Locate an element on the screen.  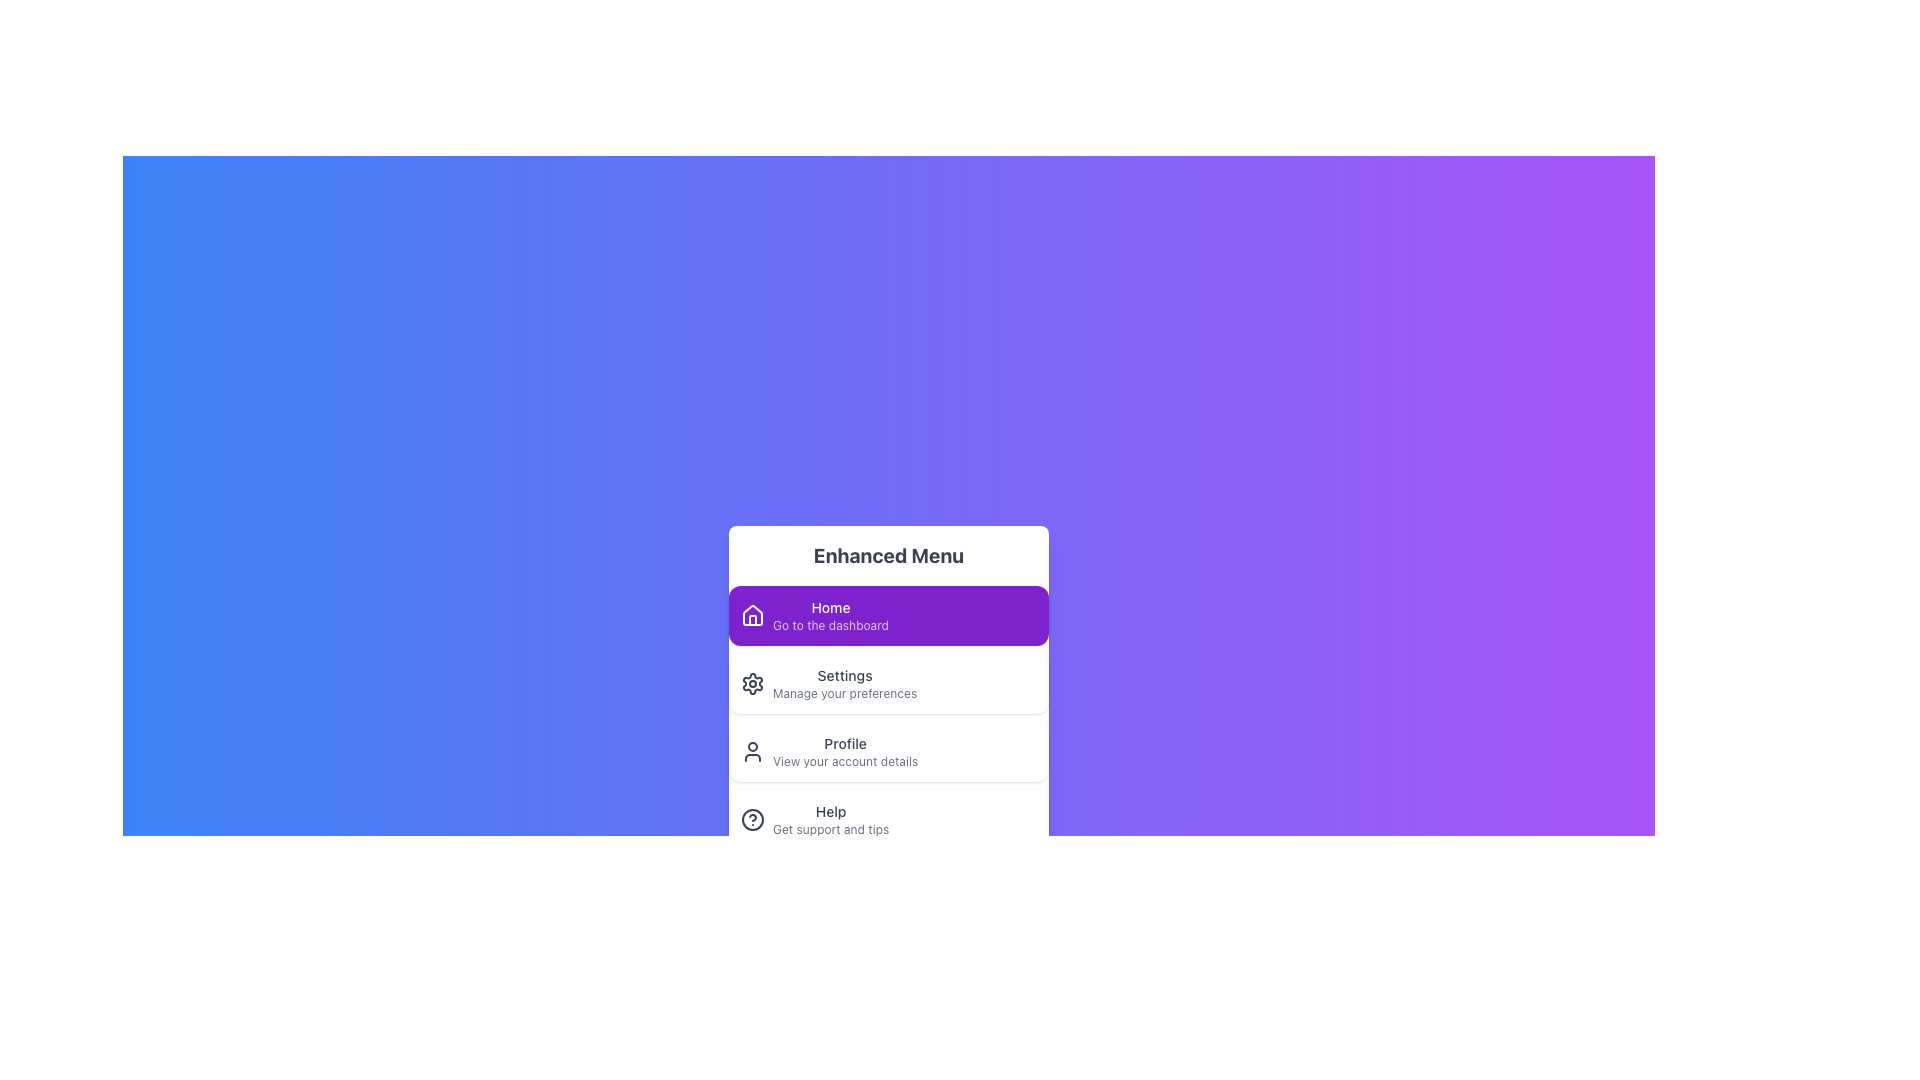
the 'Settings' Text Label located in the 'Enhanced Menu' is located at coordinates (845, 682).